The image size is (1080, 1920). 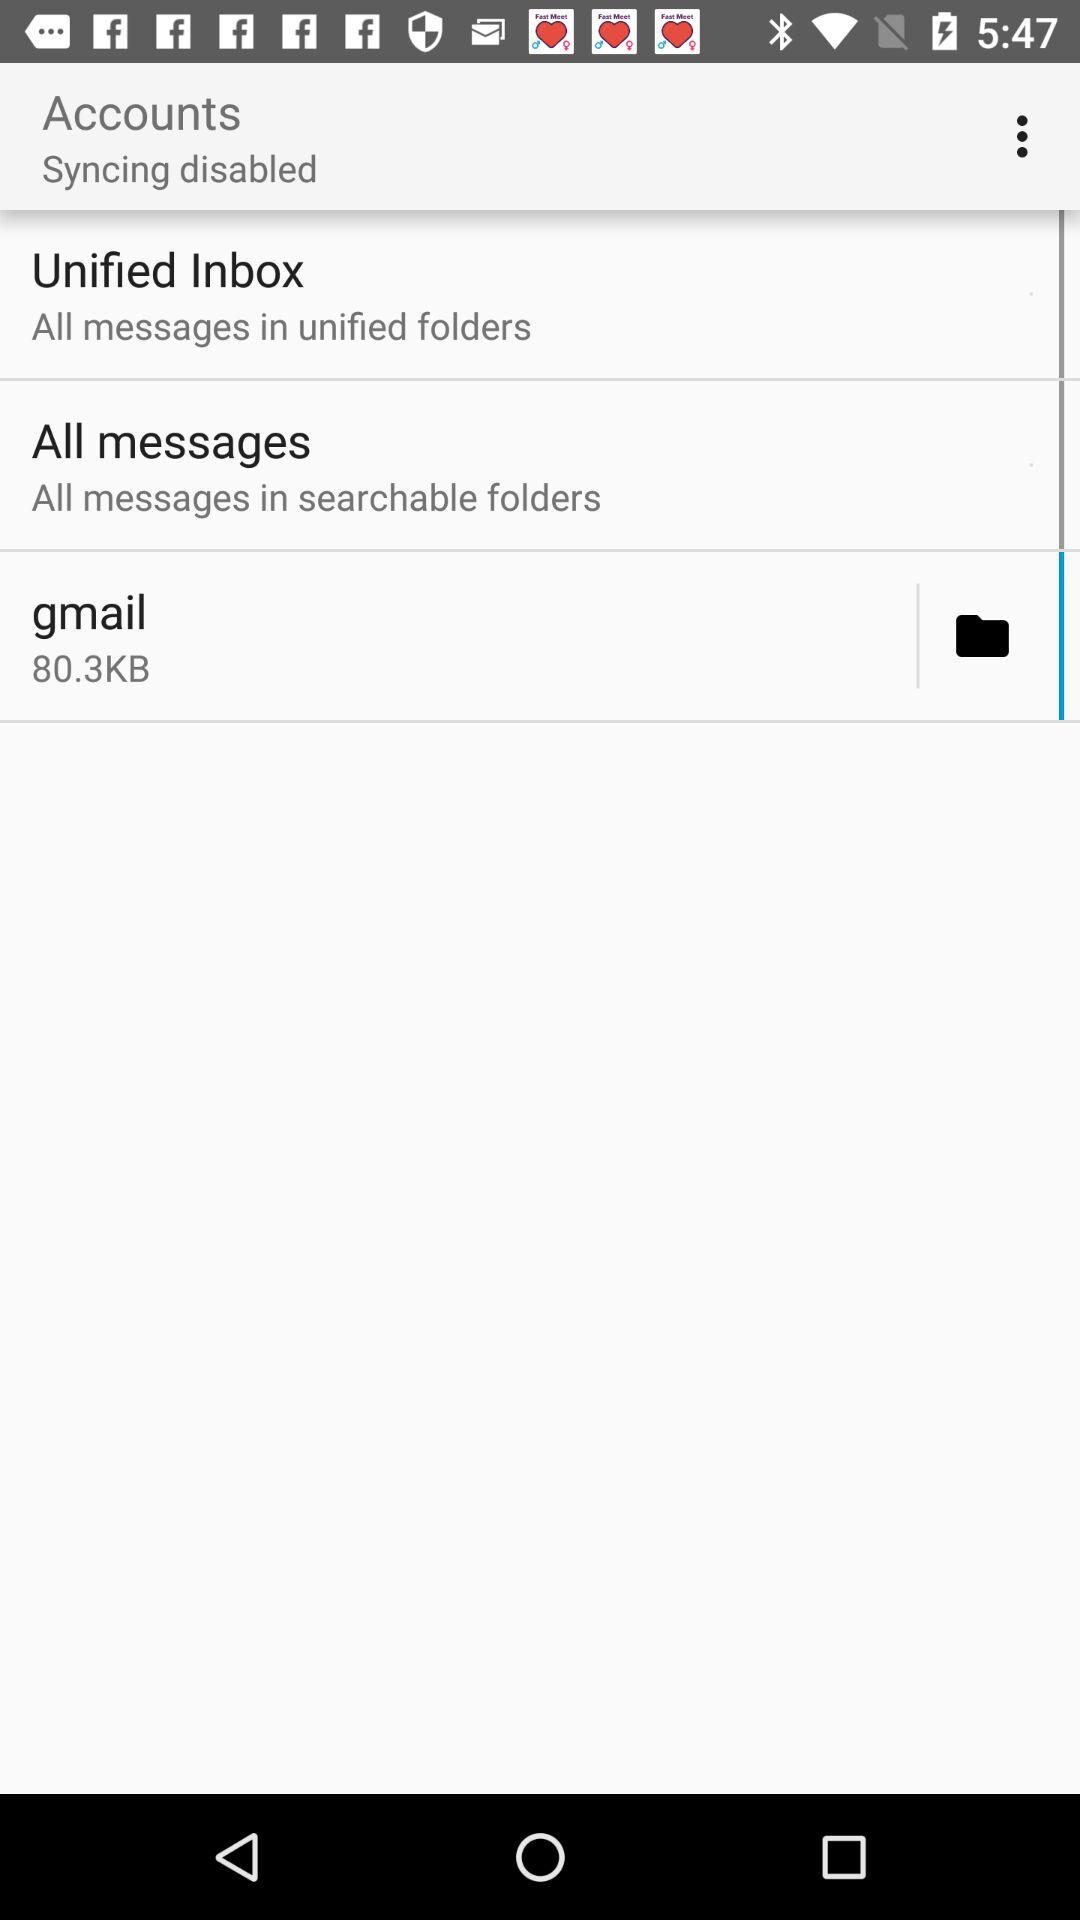 I want to click on the item above the all messages in item, so click(x=1031, y=464).